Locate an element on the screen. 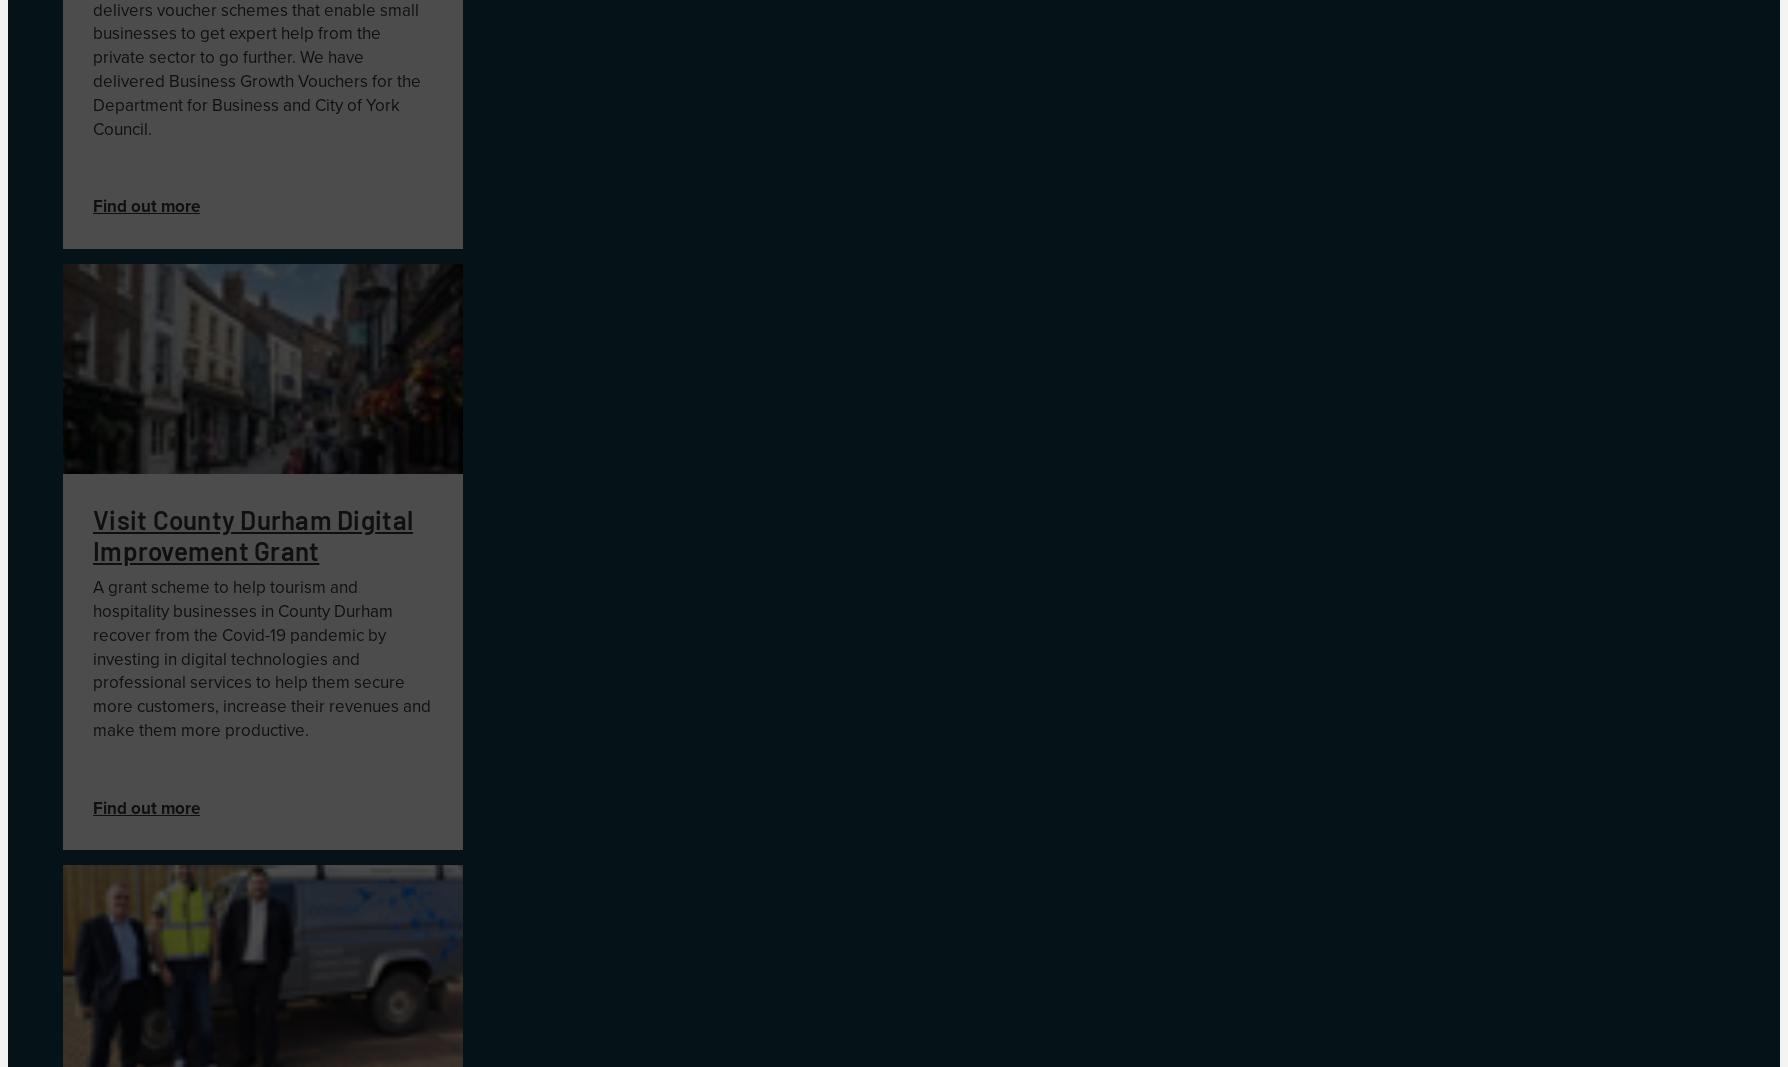  's for' is located at coordinates (377, 79).